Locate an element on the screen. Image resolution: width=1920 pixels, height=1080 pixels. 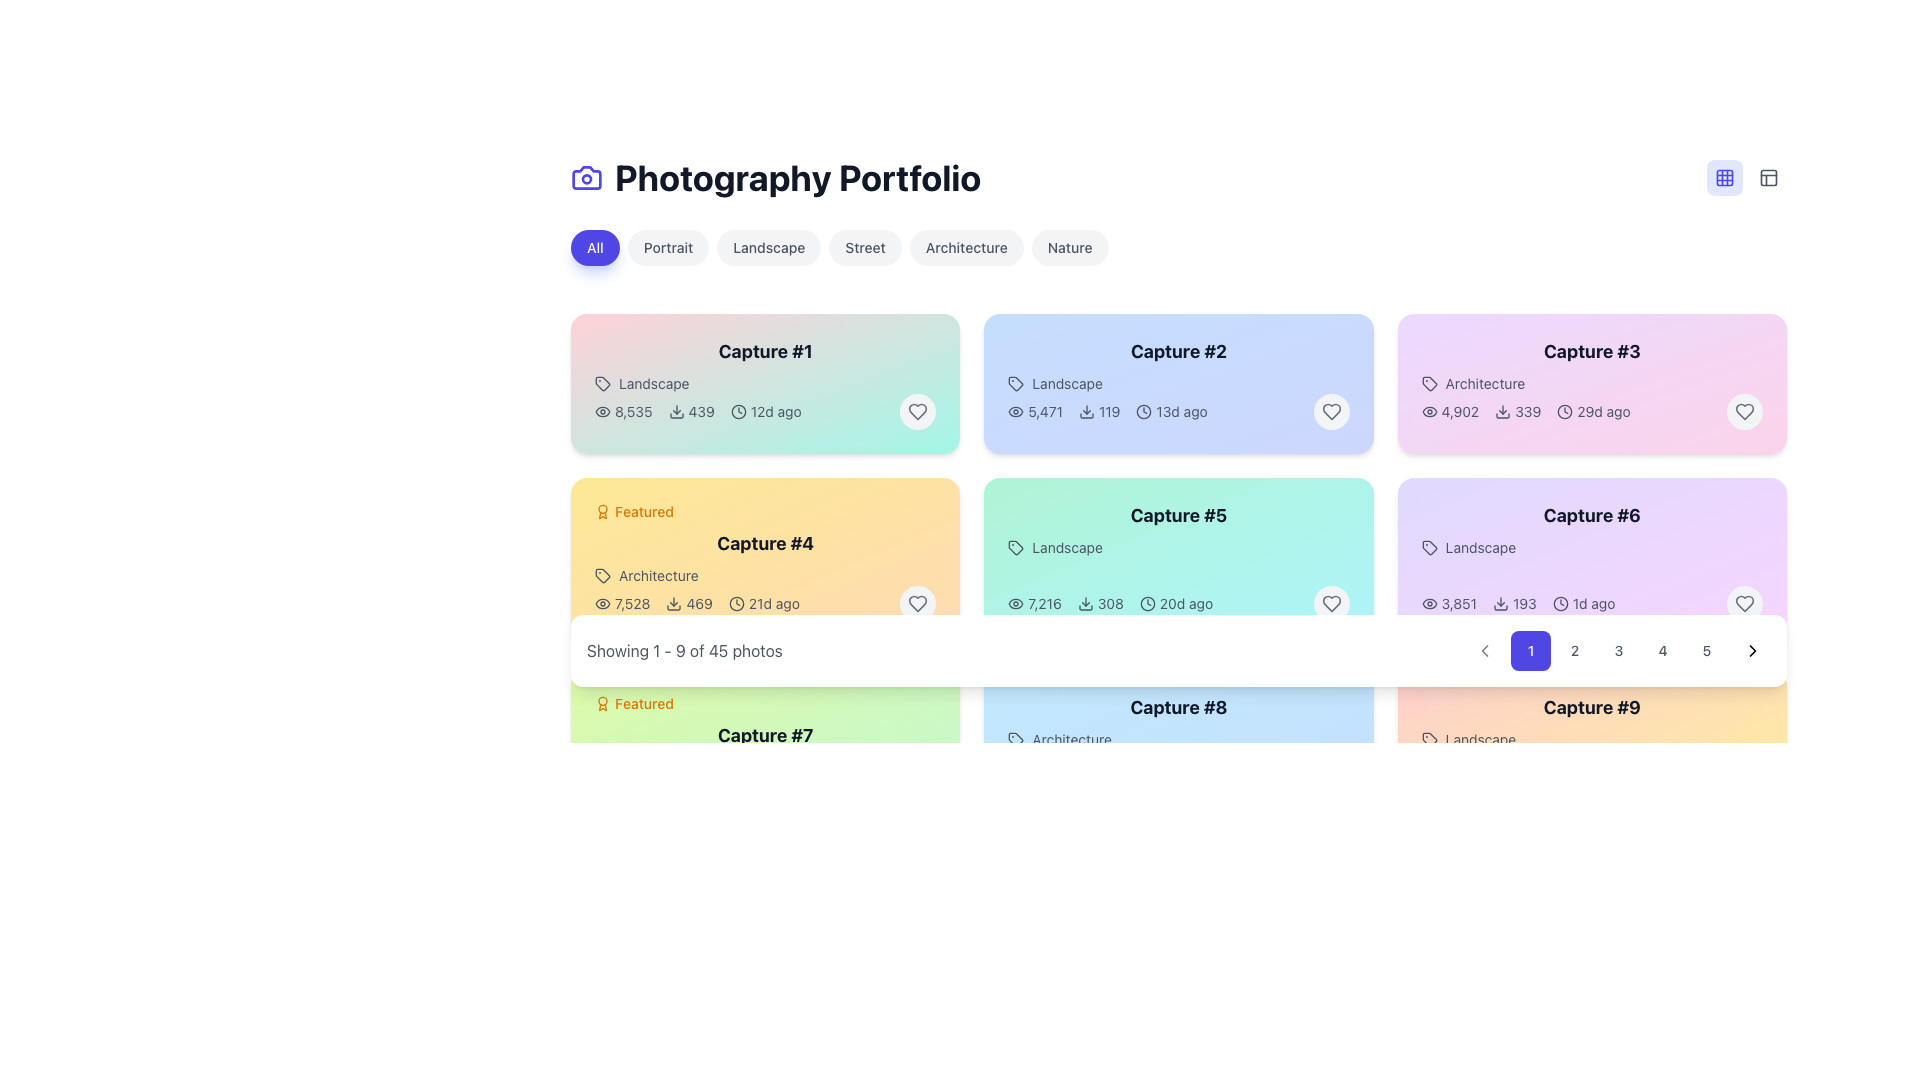
the icon button located in the top-right section of the interface, which resembles a square with a smaller square in the top-left corner is located at coordinates (1769, 176).